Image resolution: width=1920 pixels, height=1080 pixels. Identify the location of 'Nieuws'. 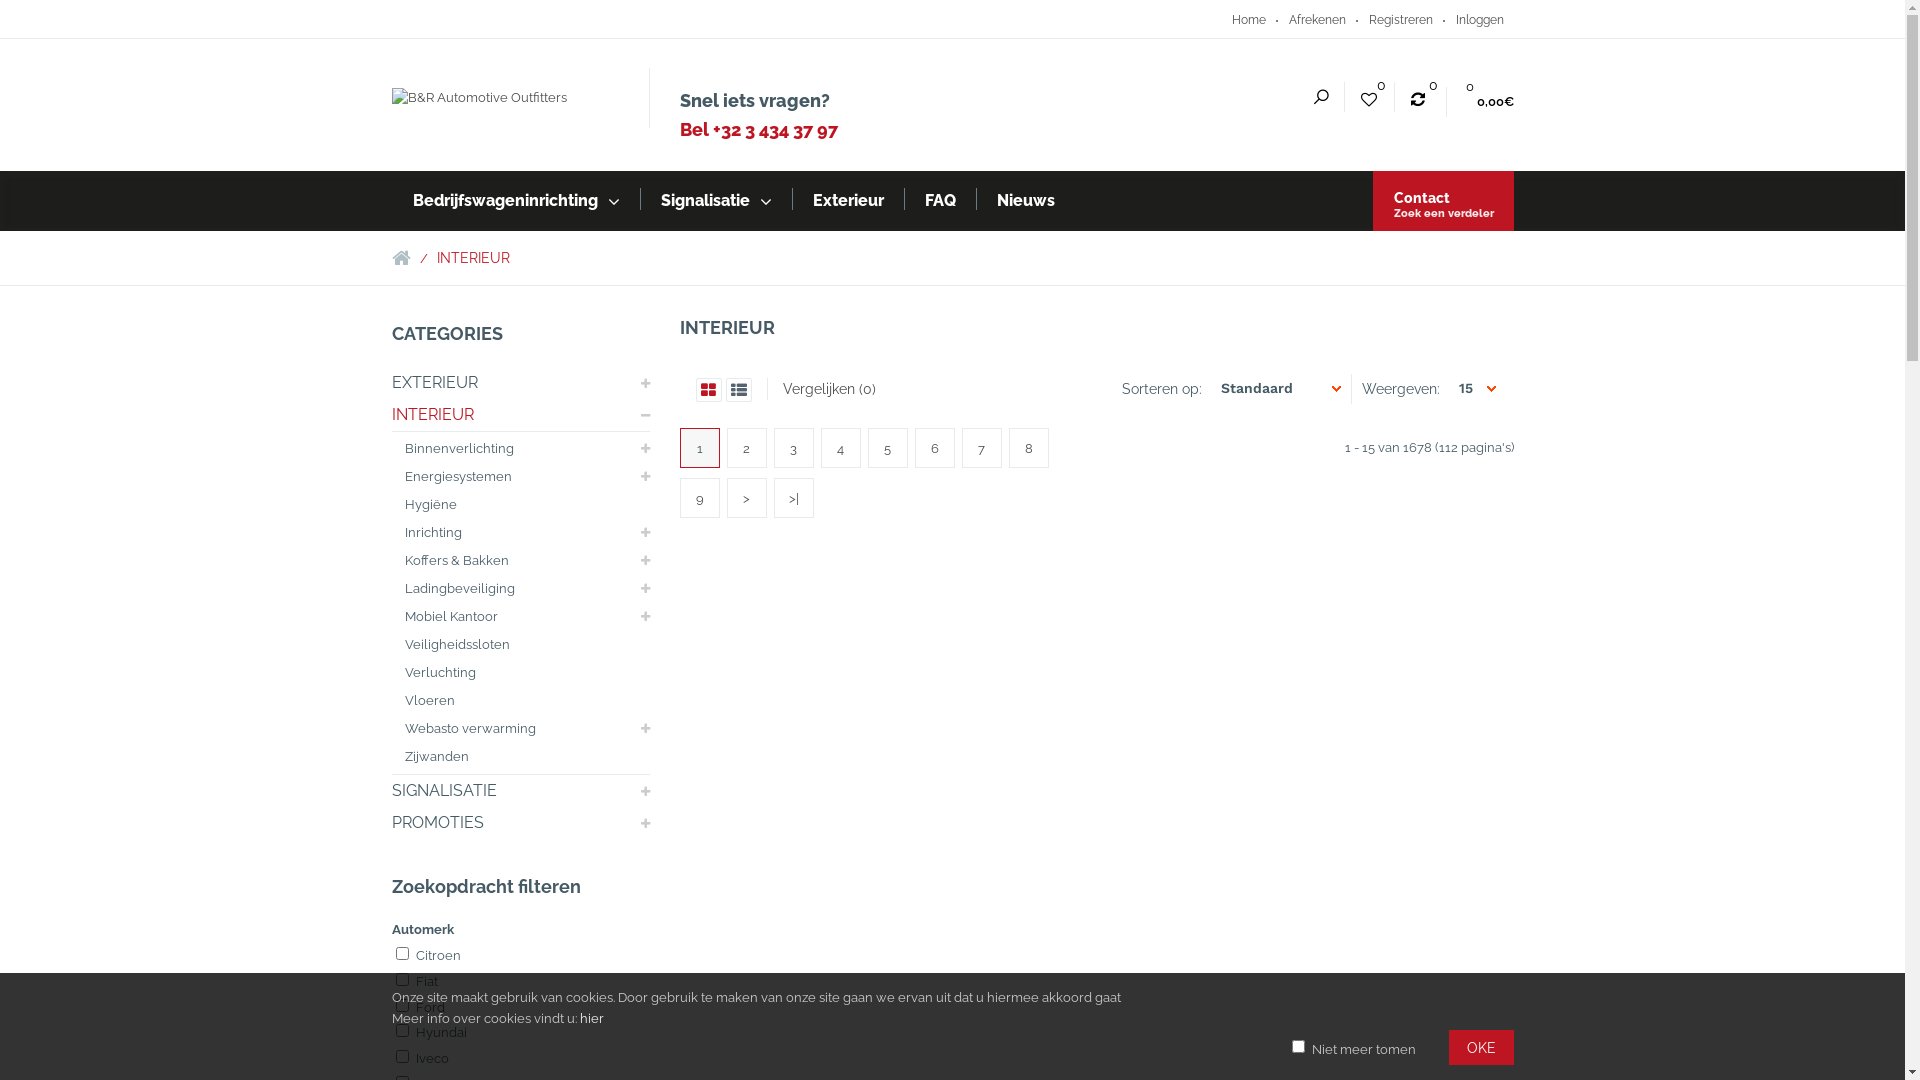
(1025, 200).